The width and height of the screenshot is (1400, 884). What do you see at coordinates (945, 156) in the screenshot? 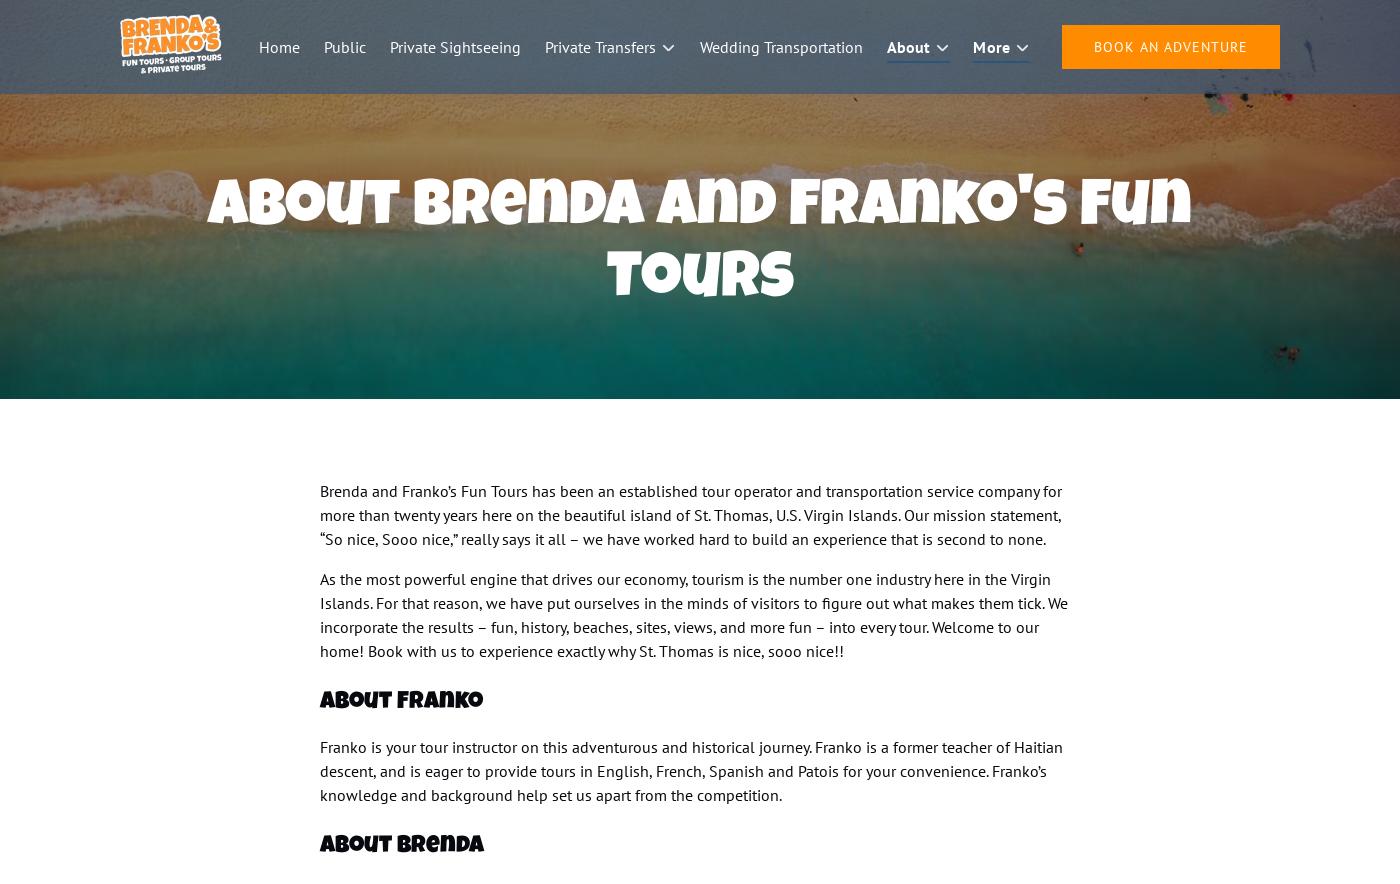
I see `'Tour Highlights'` at bounding box center [945, 156].